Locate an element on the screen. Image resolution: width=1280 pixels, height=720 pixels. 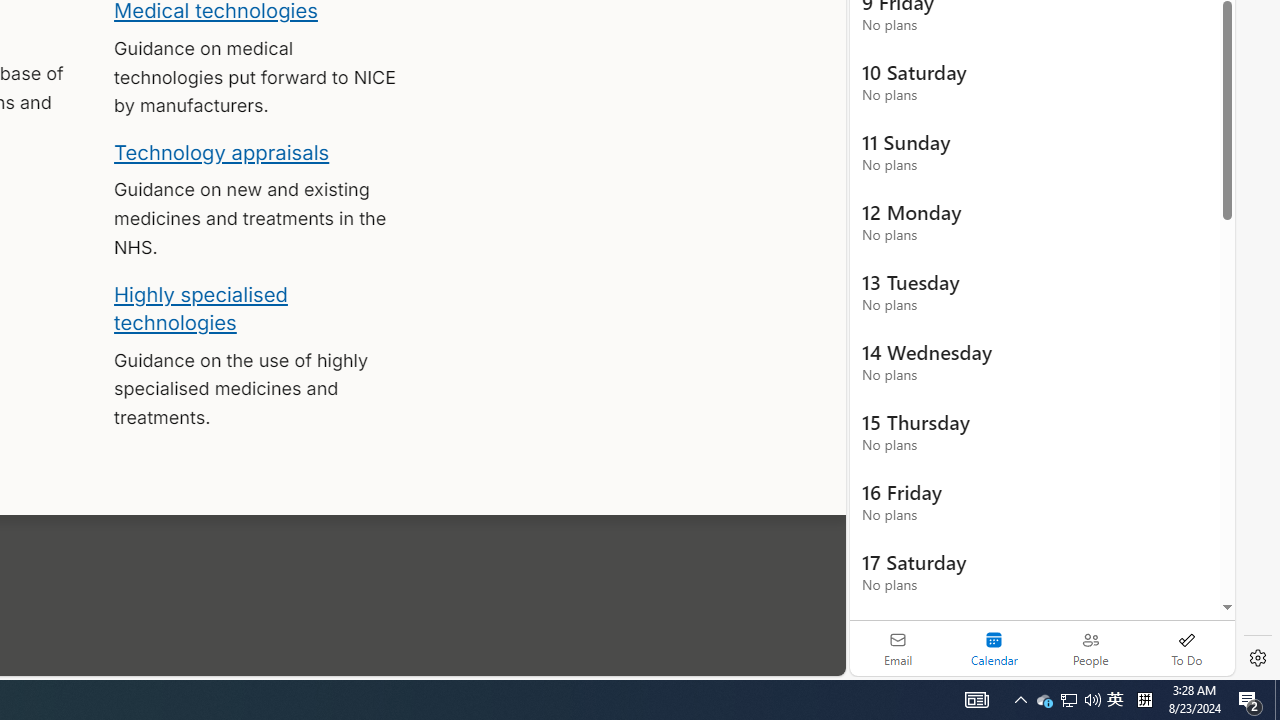
'Selected calendar module. Date today is 22' is located at coordinates (994, 648).